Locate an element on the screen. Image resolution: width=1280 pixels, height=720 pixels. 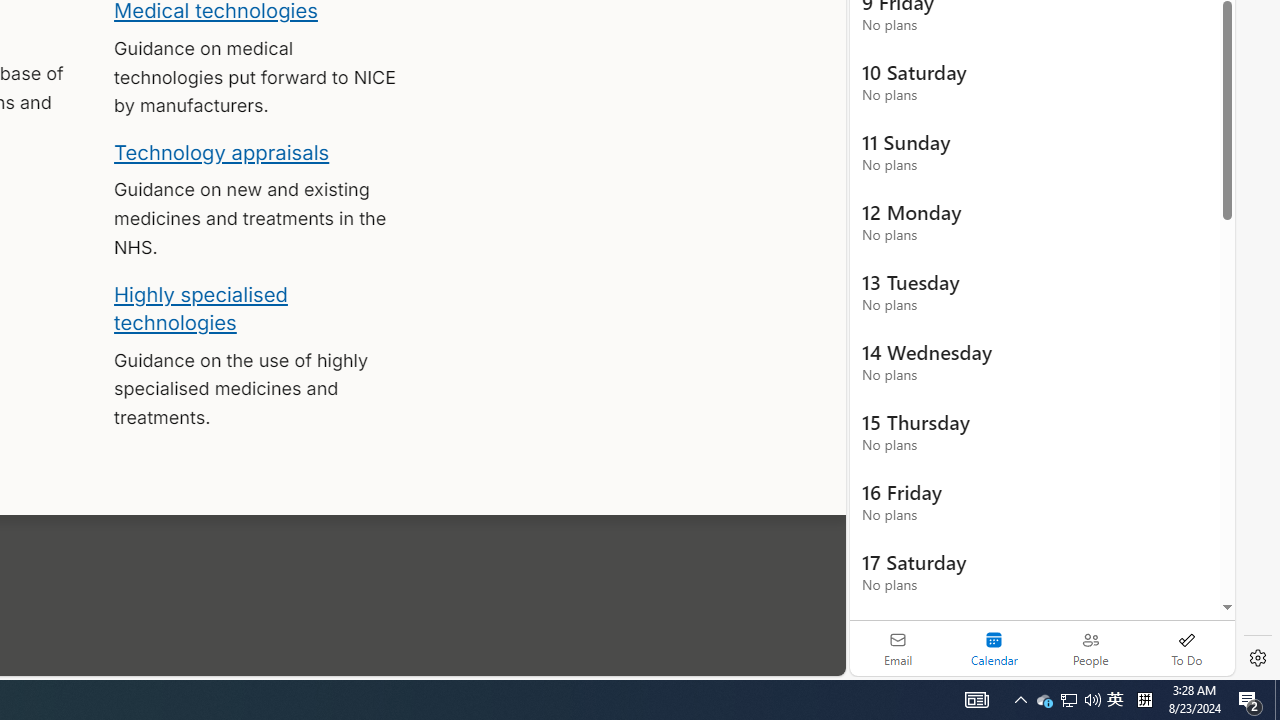
'Selected calendar module. Date today is 22' is located at coordinates (994, 648).